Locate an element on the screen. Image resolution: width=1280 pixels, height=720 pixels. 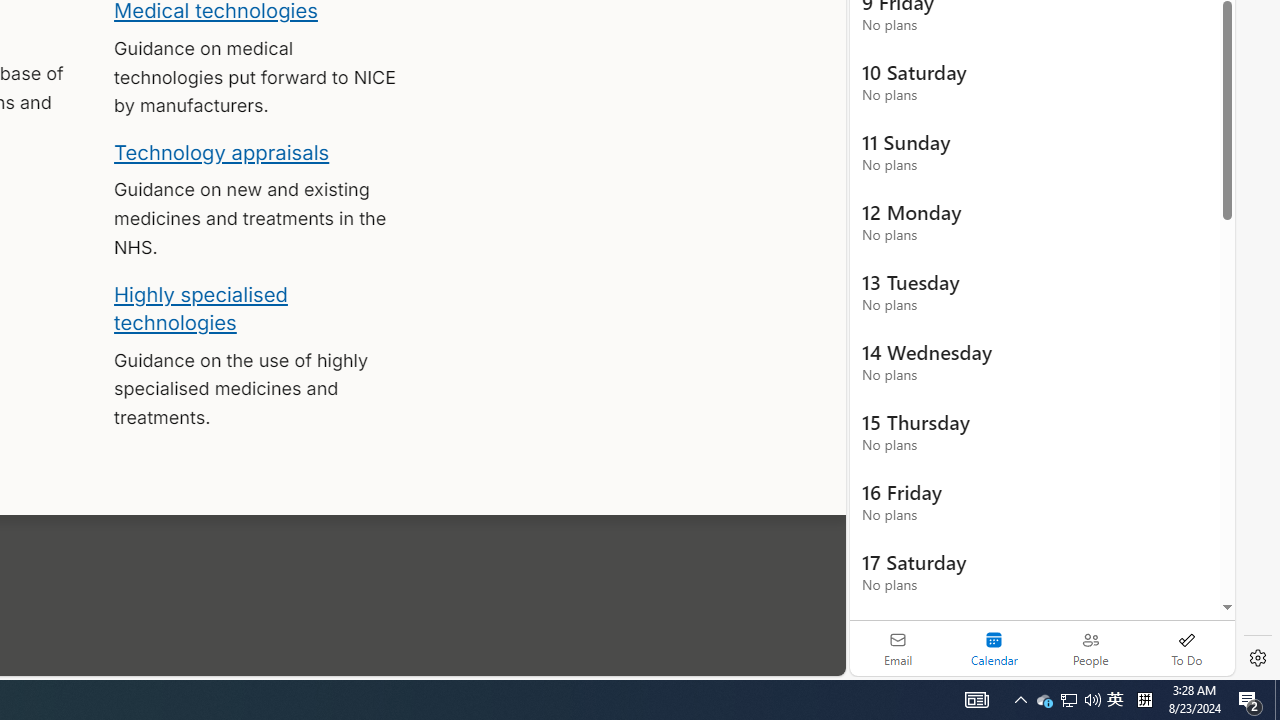
'Selected calendar module. Date today is 22' is located at coordinates (994, 648).